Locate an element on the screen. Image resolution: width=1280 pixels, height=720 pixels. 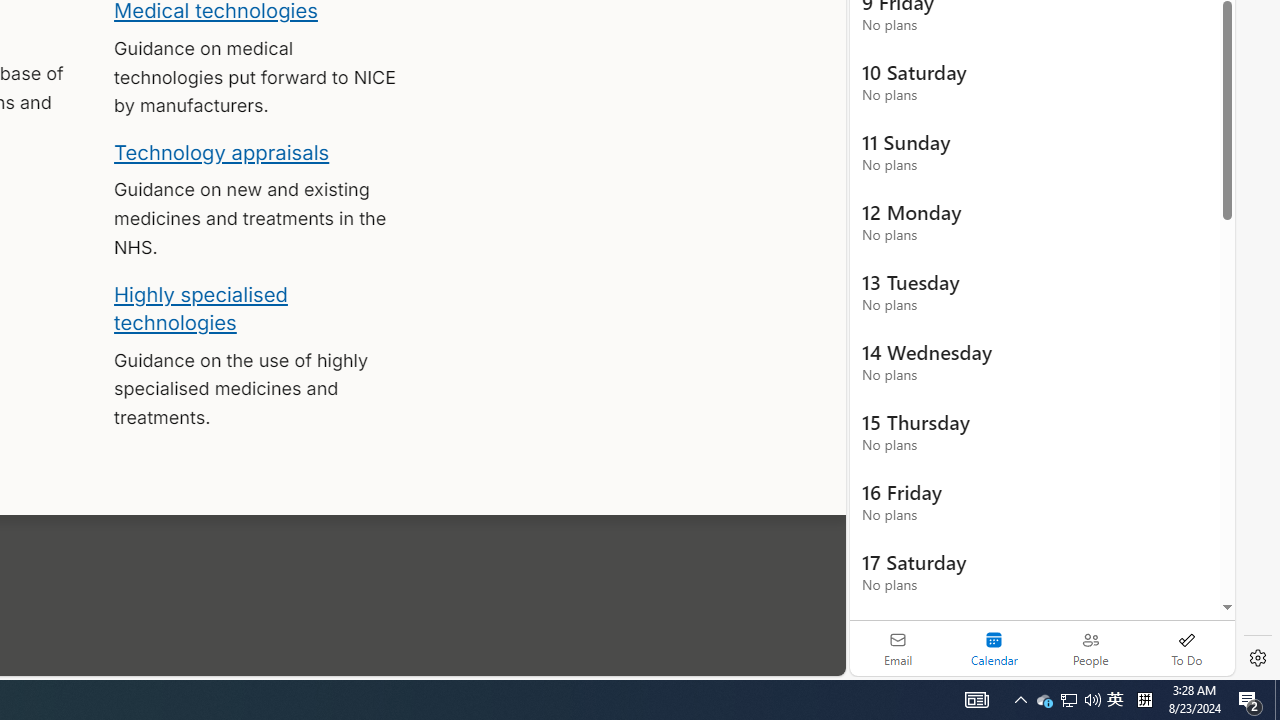
'Selected calendar module. Date today is 22' is located at coordinates (994, 648).